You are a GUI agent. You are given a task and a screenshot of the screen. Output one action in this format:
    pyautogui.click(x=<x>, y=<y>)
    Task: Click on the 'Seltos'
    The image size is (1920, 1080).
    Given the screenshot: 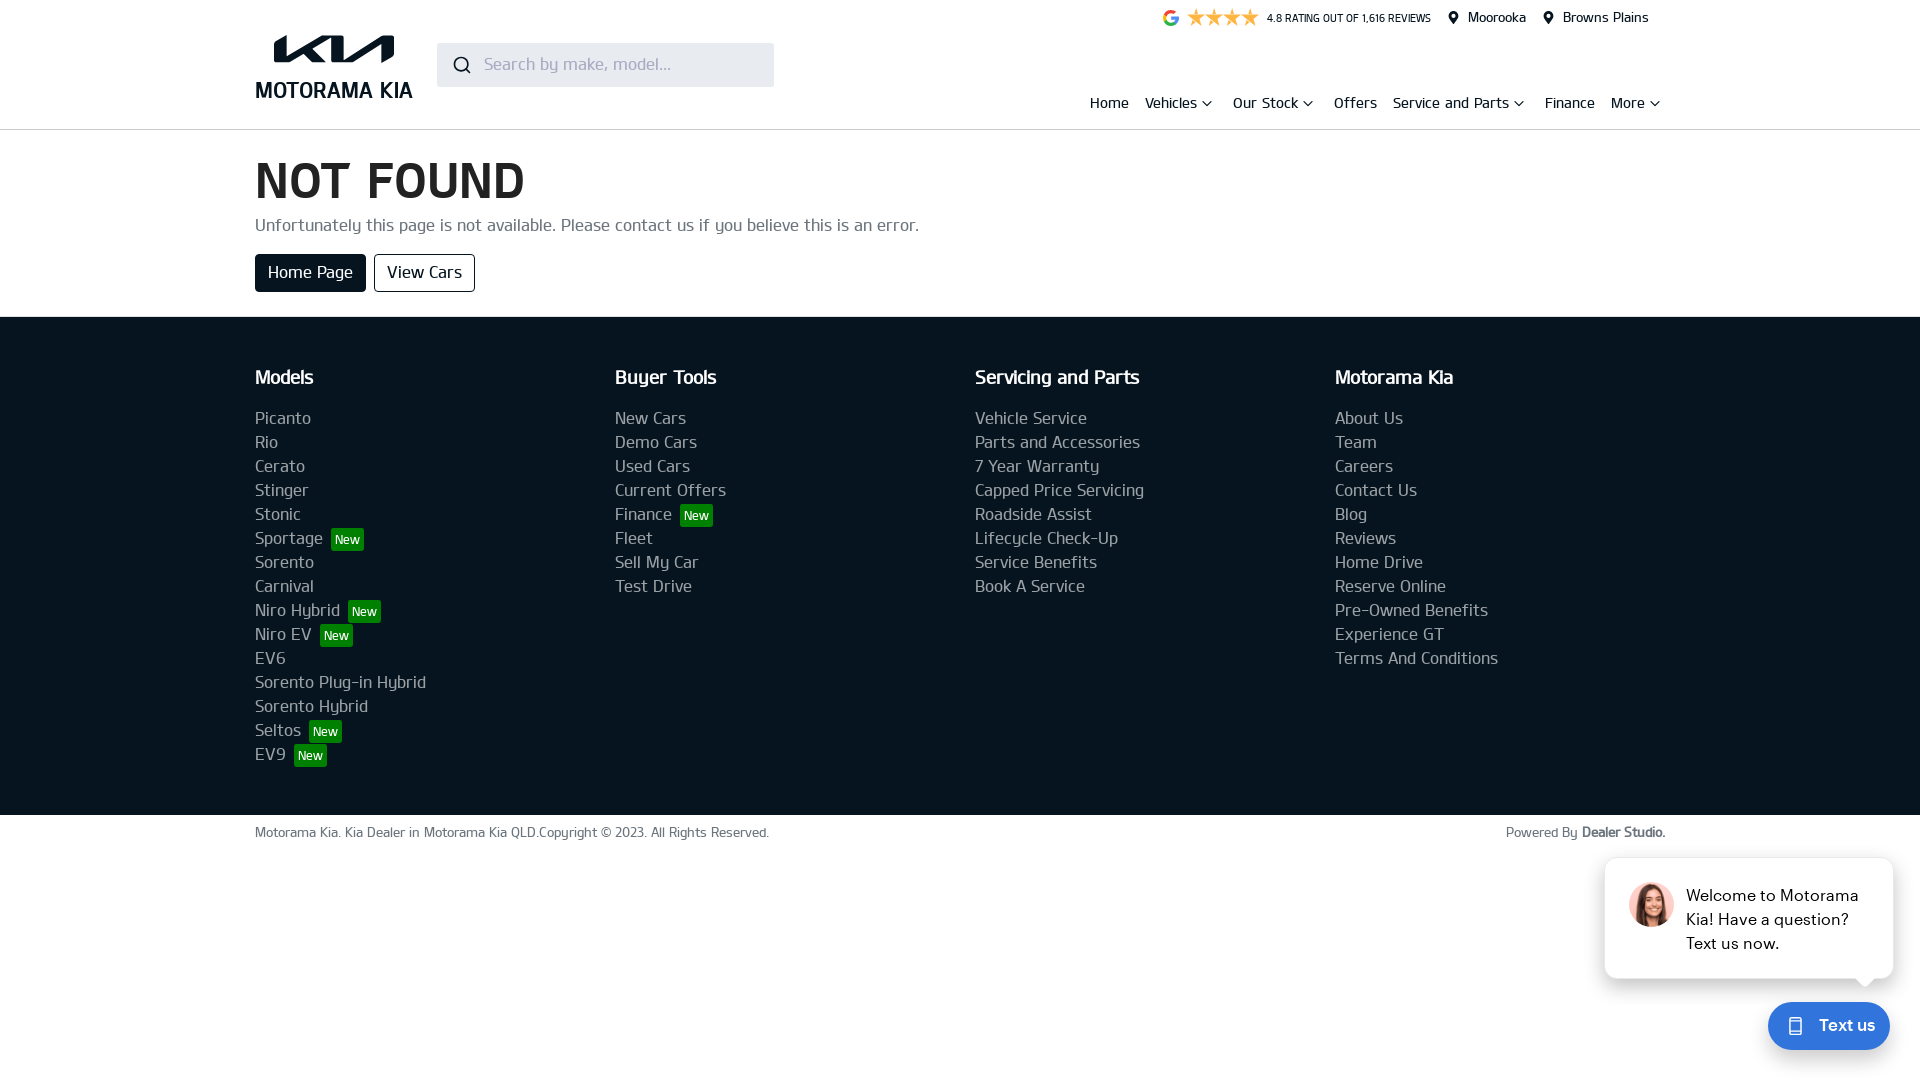 What is the action you would take?
    pyautogui.click(x=297, y=730)
    